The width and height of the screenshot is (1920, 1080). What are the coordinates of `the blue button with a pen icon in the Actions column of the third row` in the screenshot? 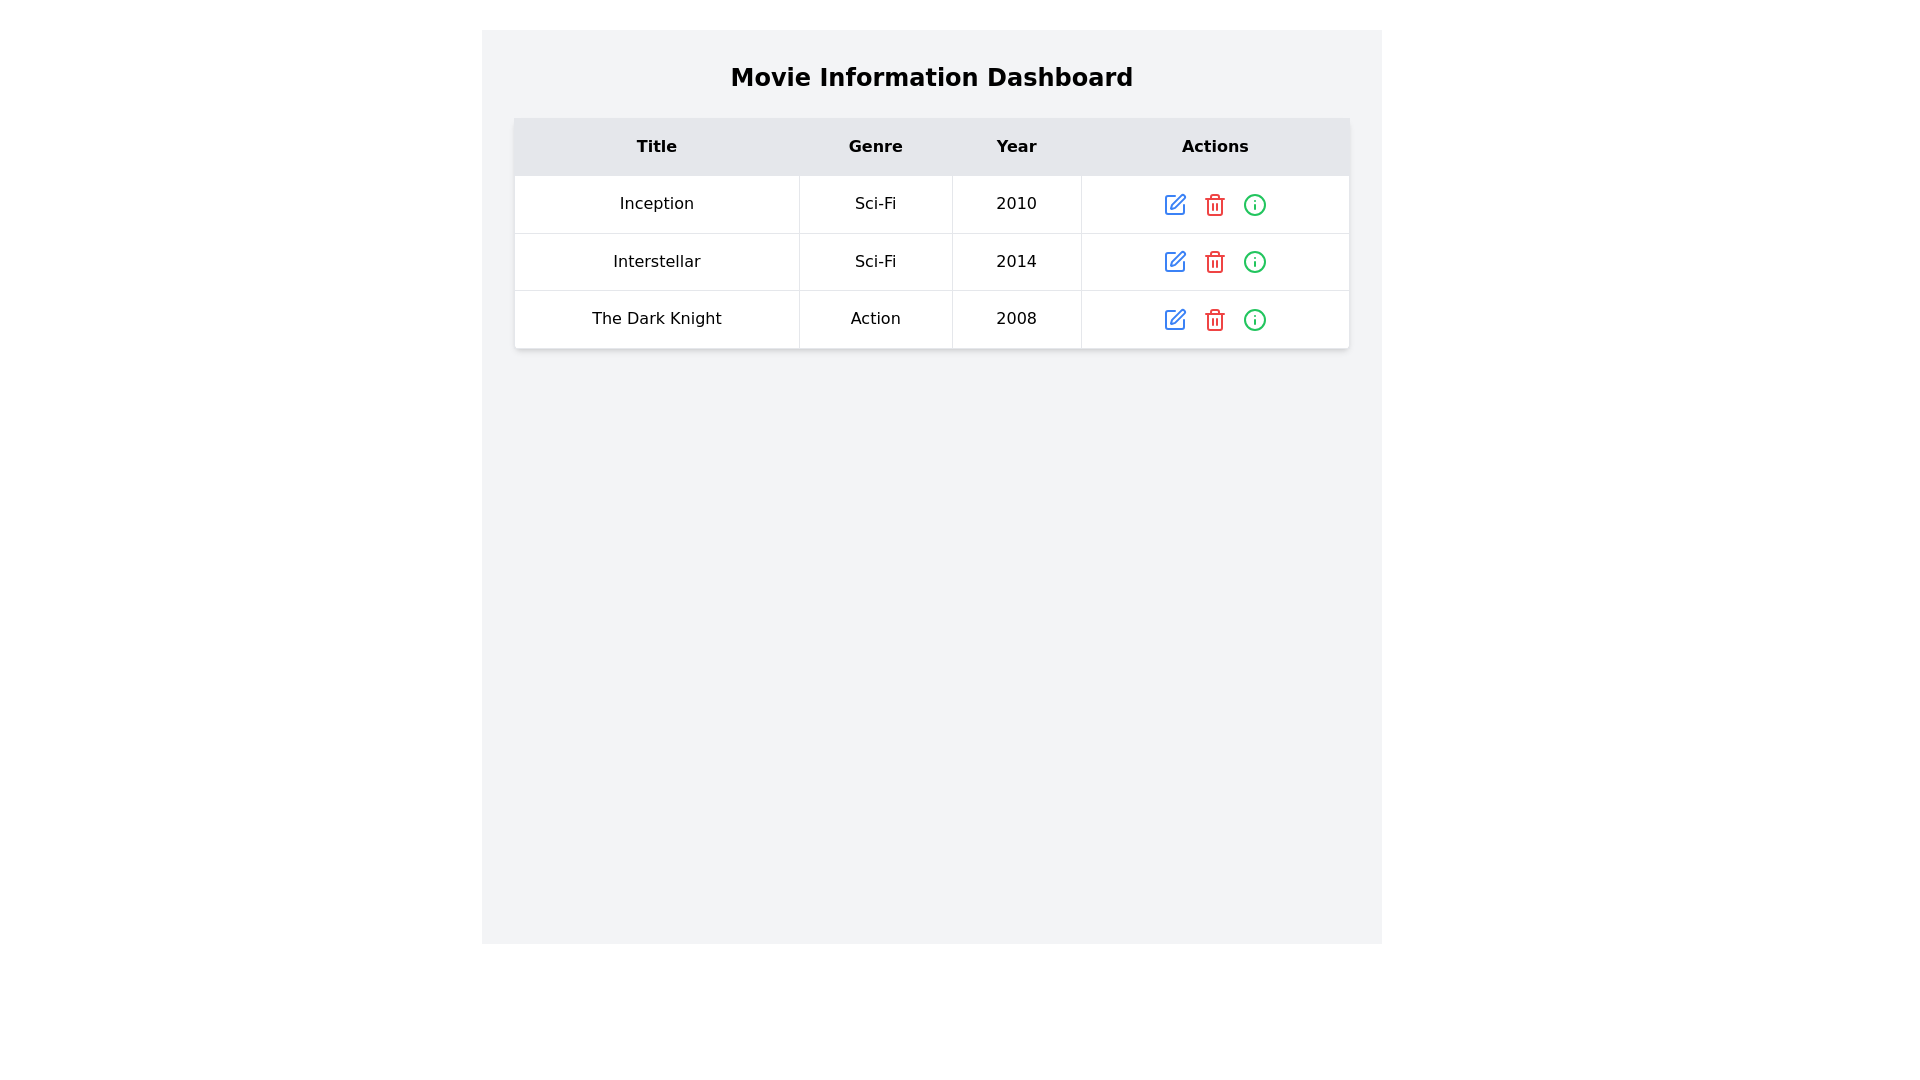 It's located at (1175, 318).